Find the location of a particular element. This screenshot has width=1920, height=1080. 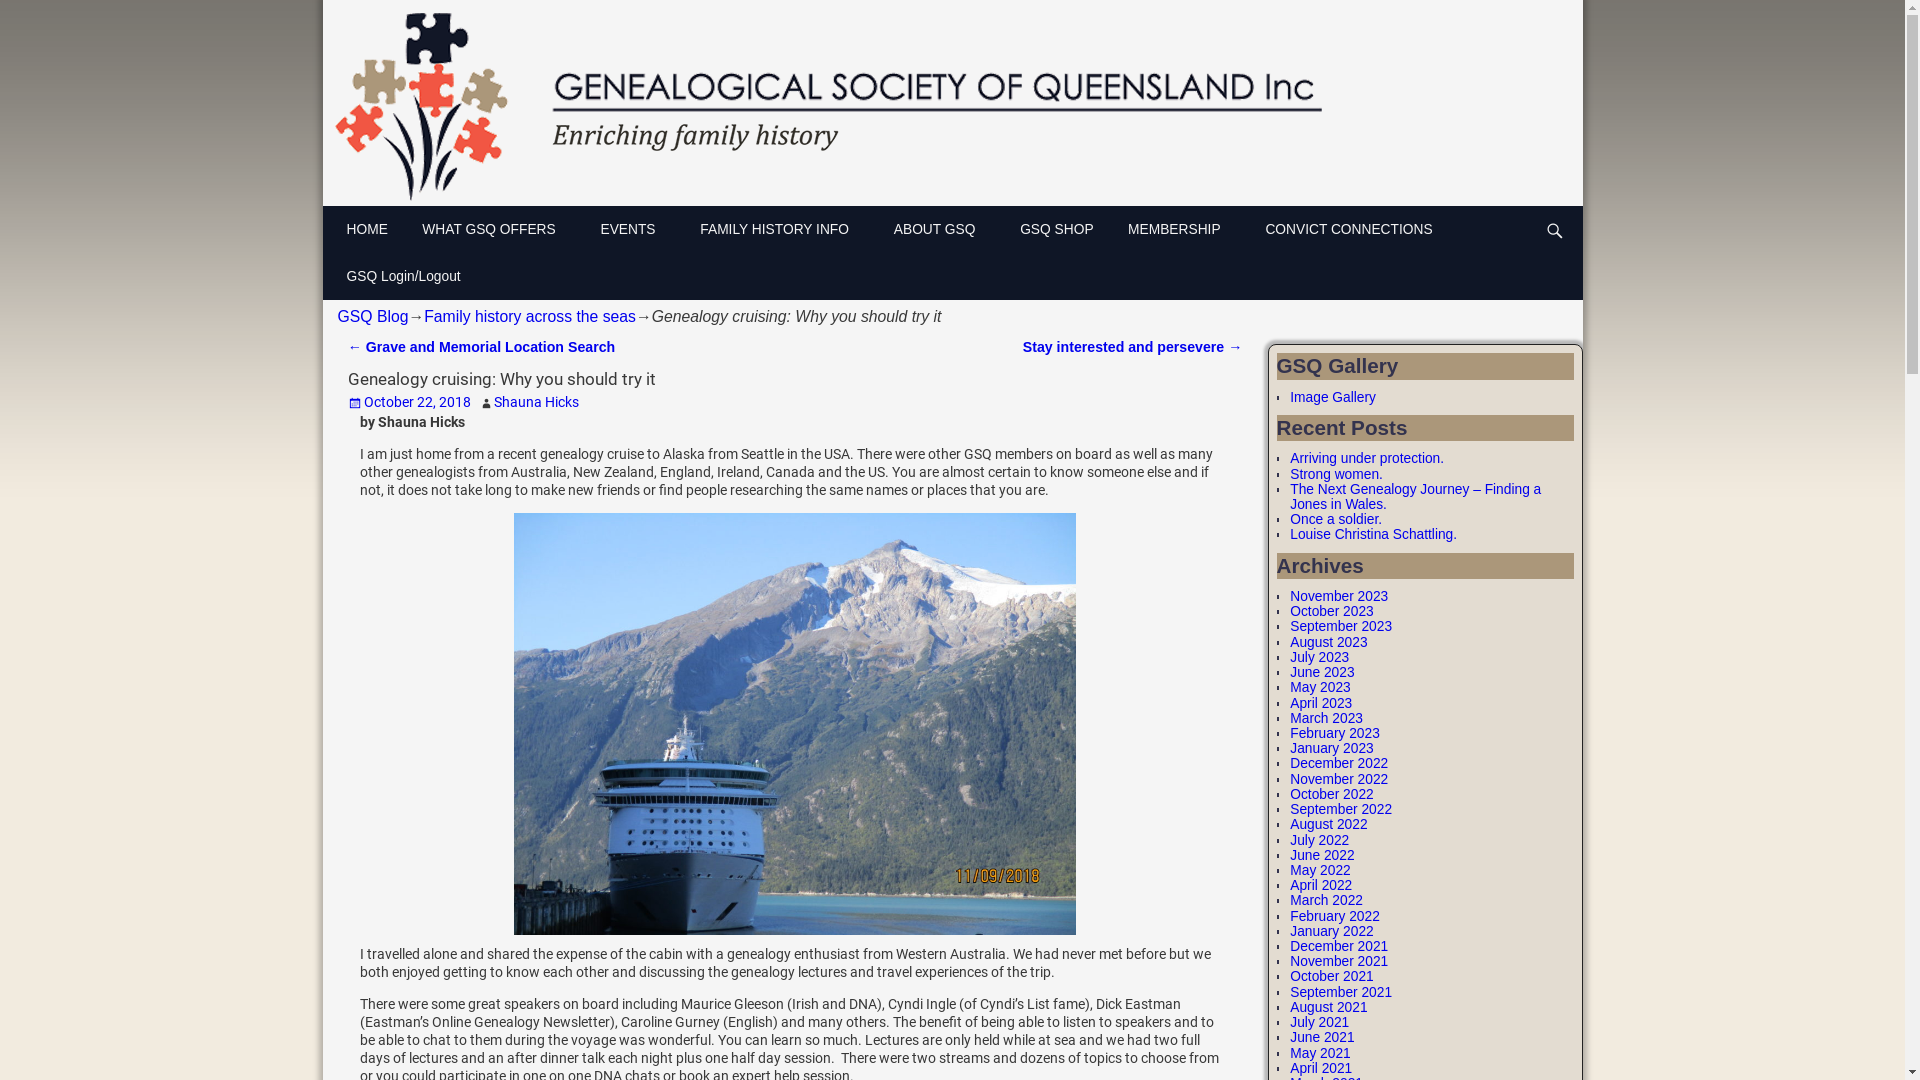

'June 2022' is located at coordinates (1321, 855).